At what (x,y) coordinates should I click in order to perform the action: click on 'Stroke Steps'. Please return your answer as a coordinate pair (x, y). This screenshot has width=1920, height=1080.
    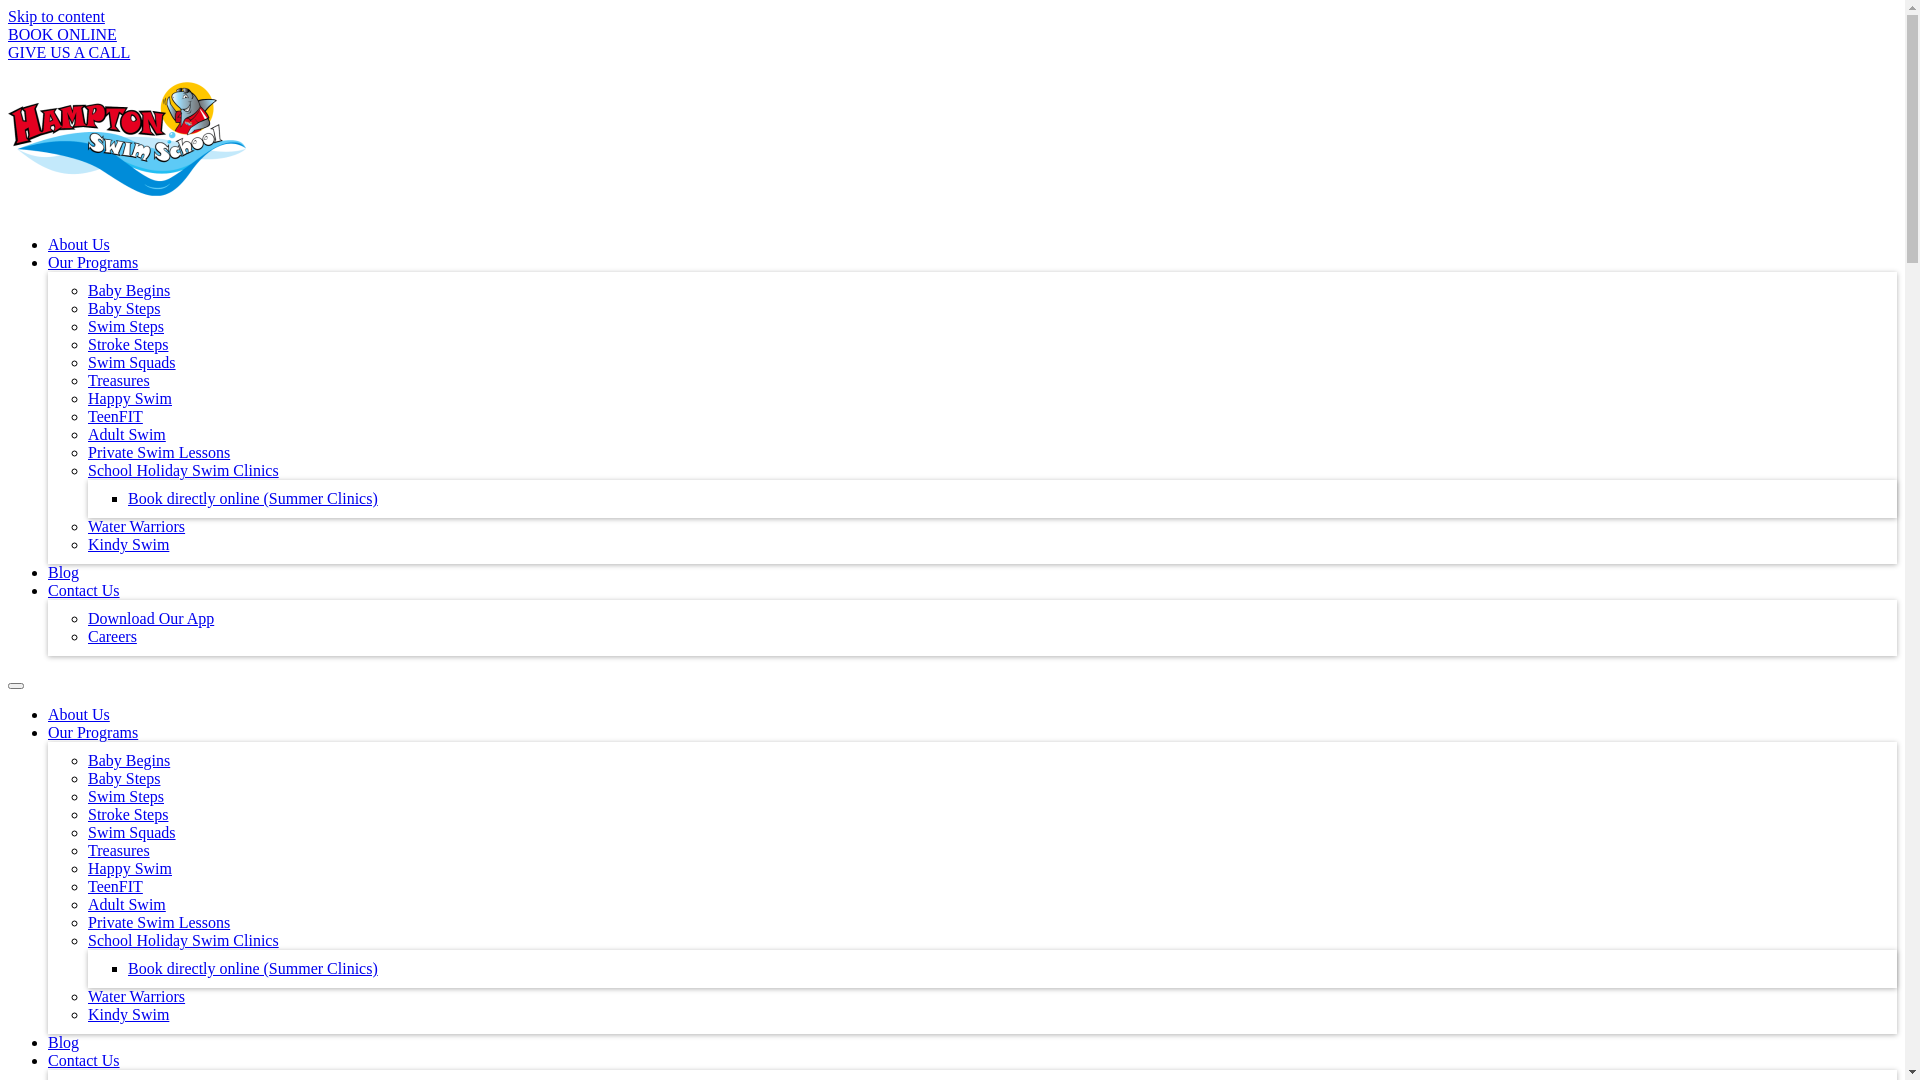
    Looking at the image, I should click on (127, 814).